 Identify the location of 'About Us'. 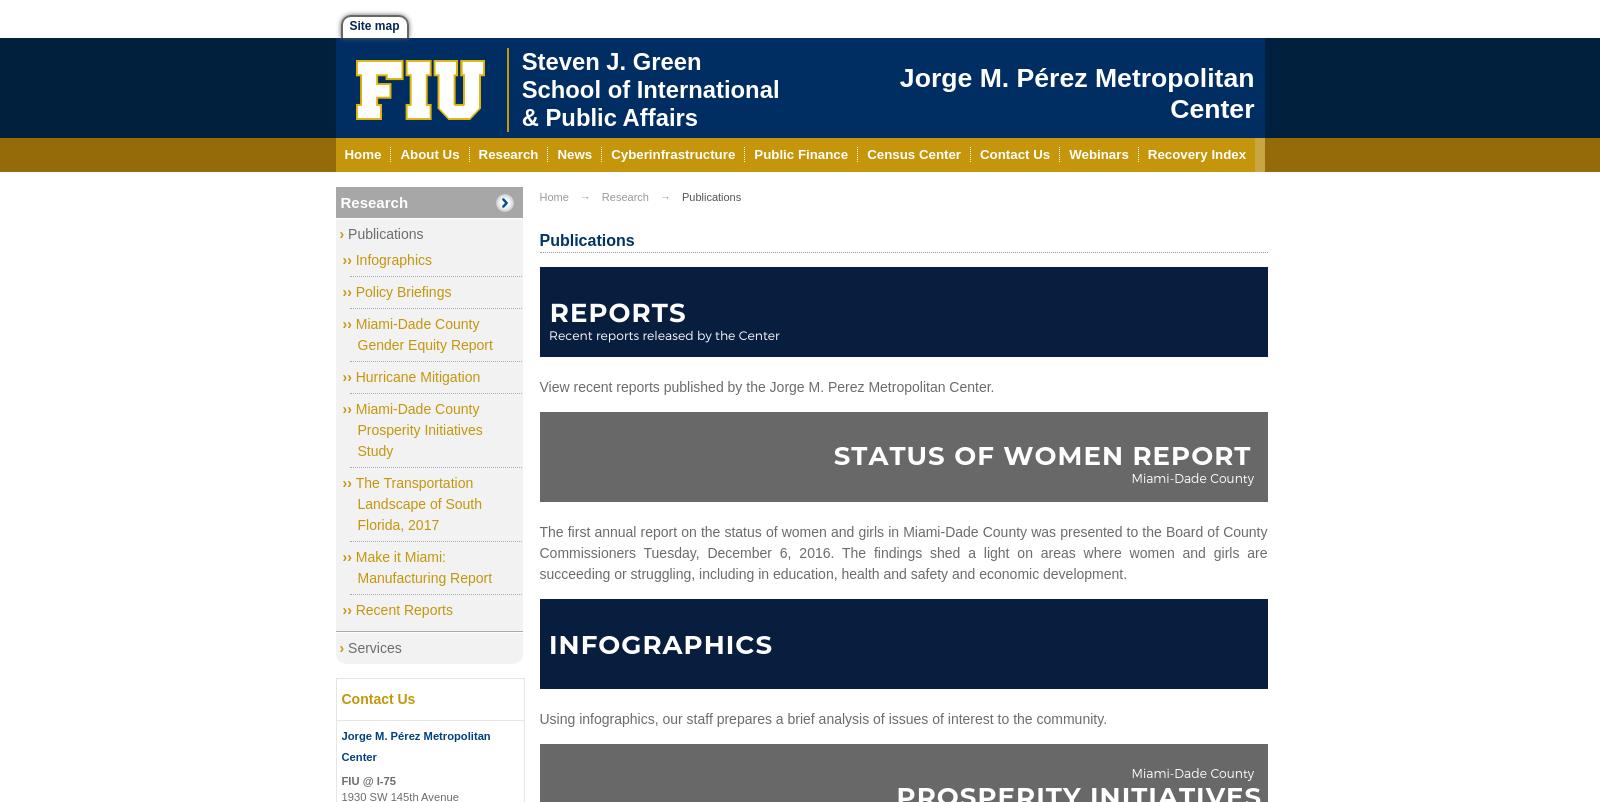
(428, 153).